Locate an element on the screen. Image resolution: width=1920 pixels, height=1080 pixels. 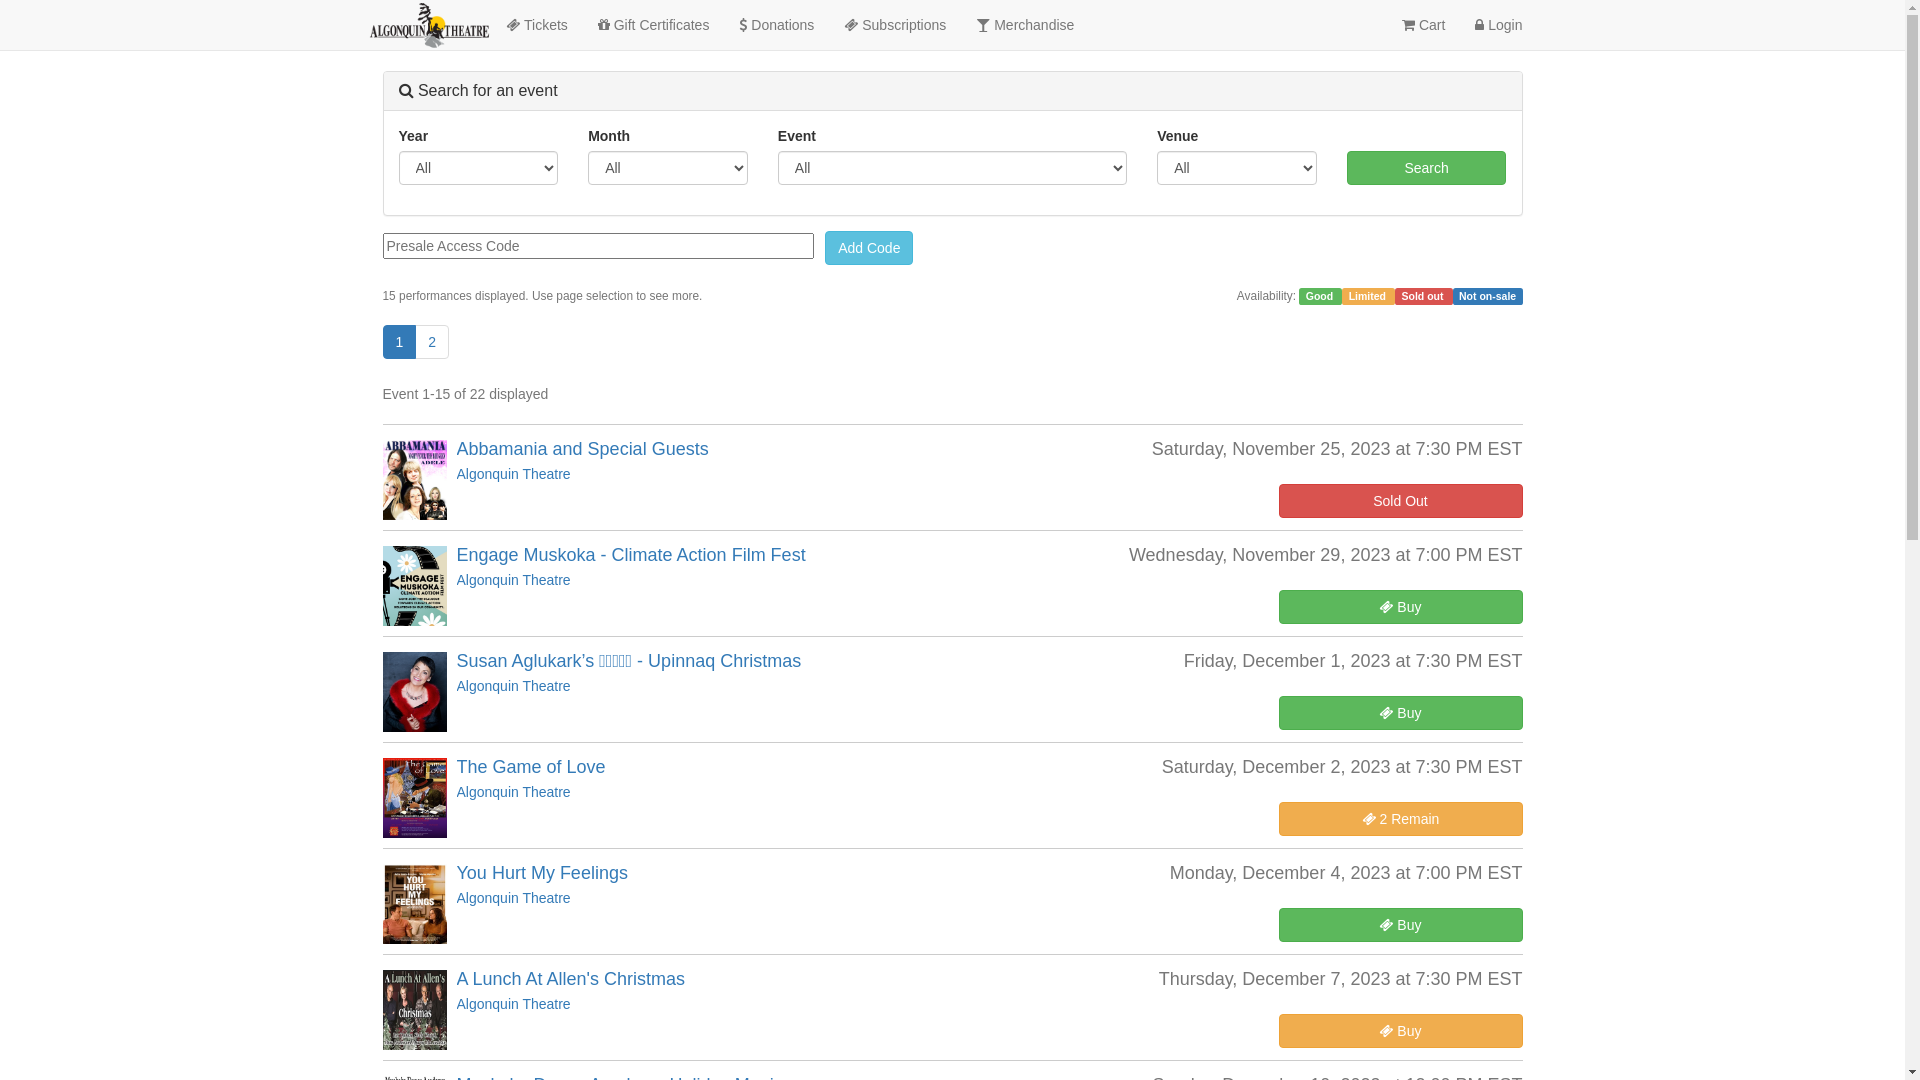
'Cart' is located at coordinates (1386, 24).